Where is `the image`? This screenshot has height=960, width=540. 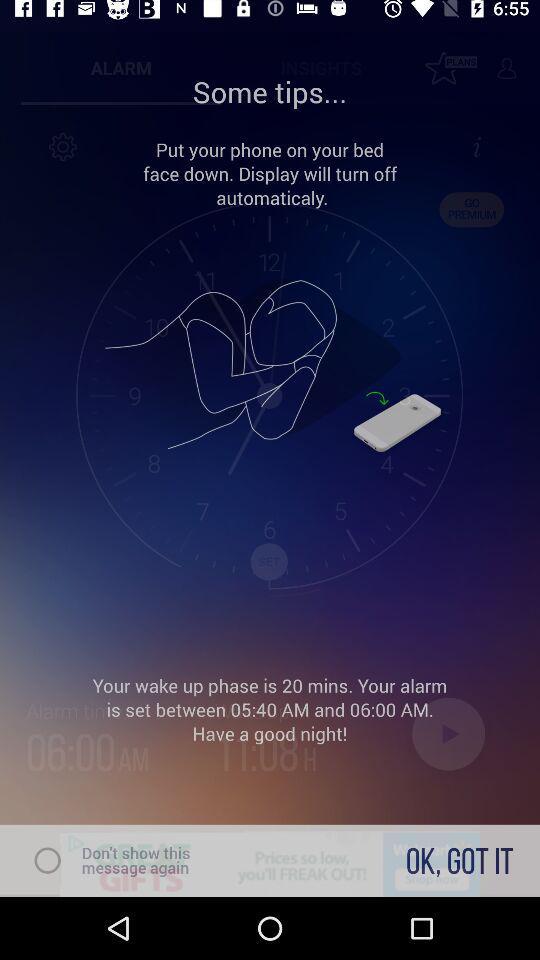 the image is located at coordinates (270, 366).